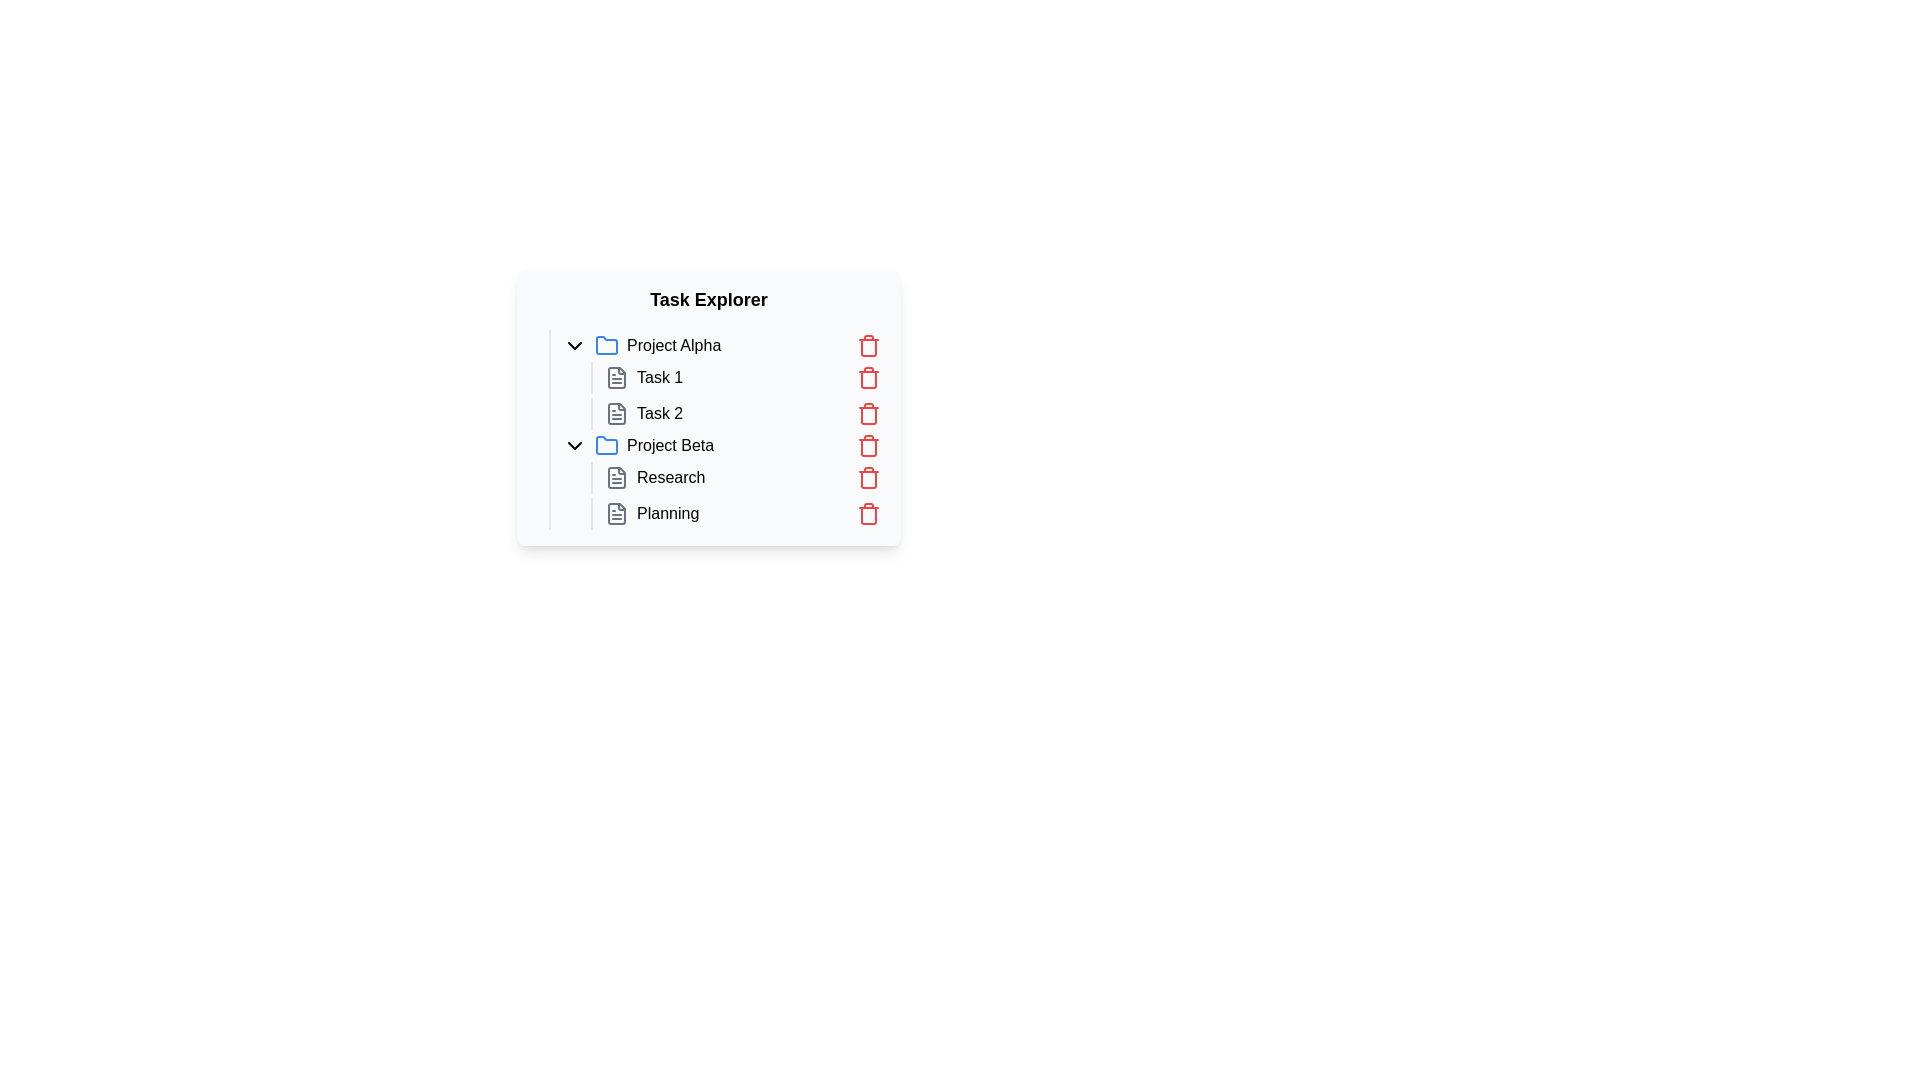 Image resolution: width=1920 pixels, height=1080 pixels. What do you see at coordinates (868, 446) in the screenshot?
I see `the trash bin icon styled with a rectangular body and a slightly curved top edge, located next to the item 'Project Beta' in the Task Explorer interface to invoke the delete action` at bounding box center [868, 446].